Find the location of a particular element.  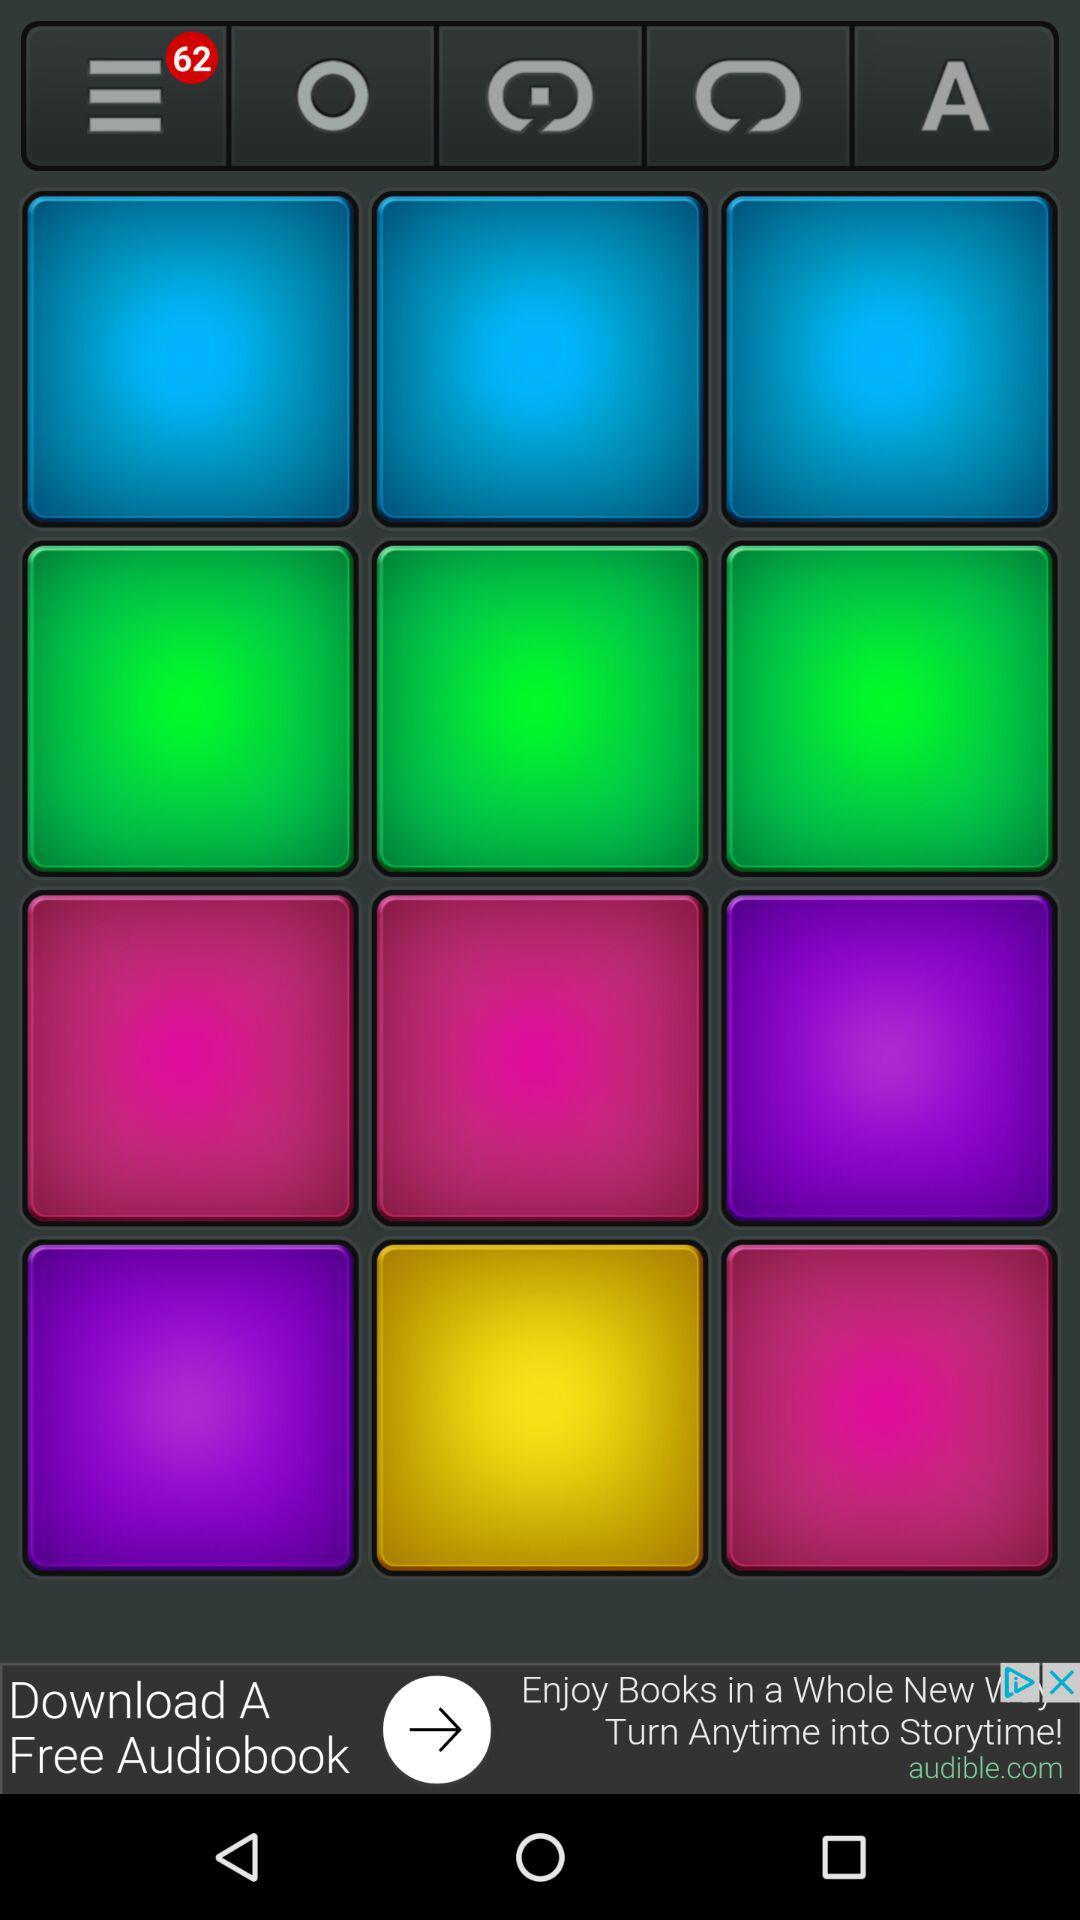

a is located at coordinates (954, 95).